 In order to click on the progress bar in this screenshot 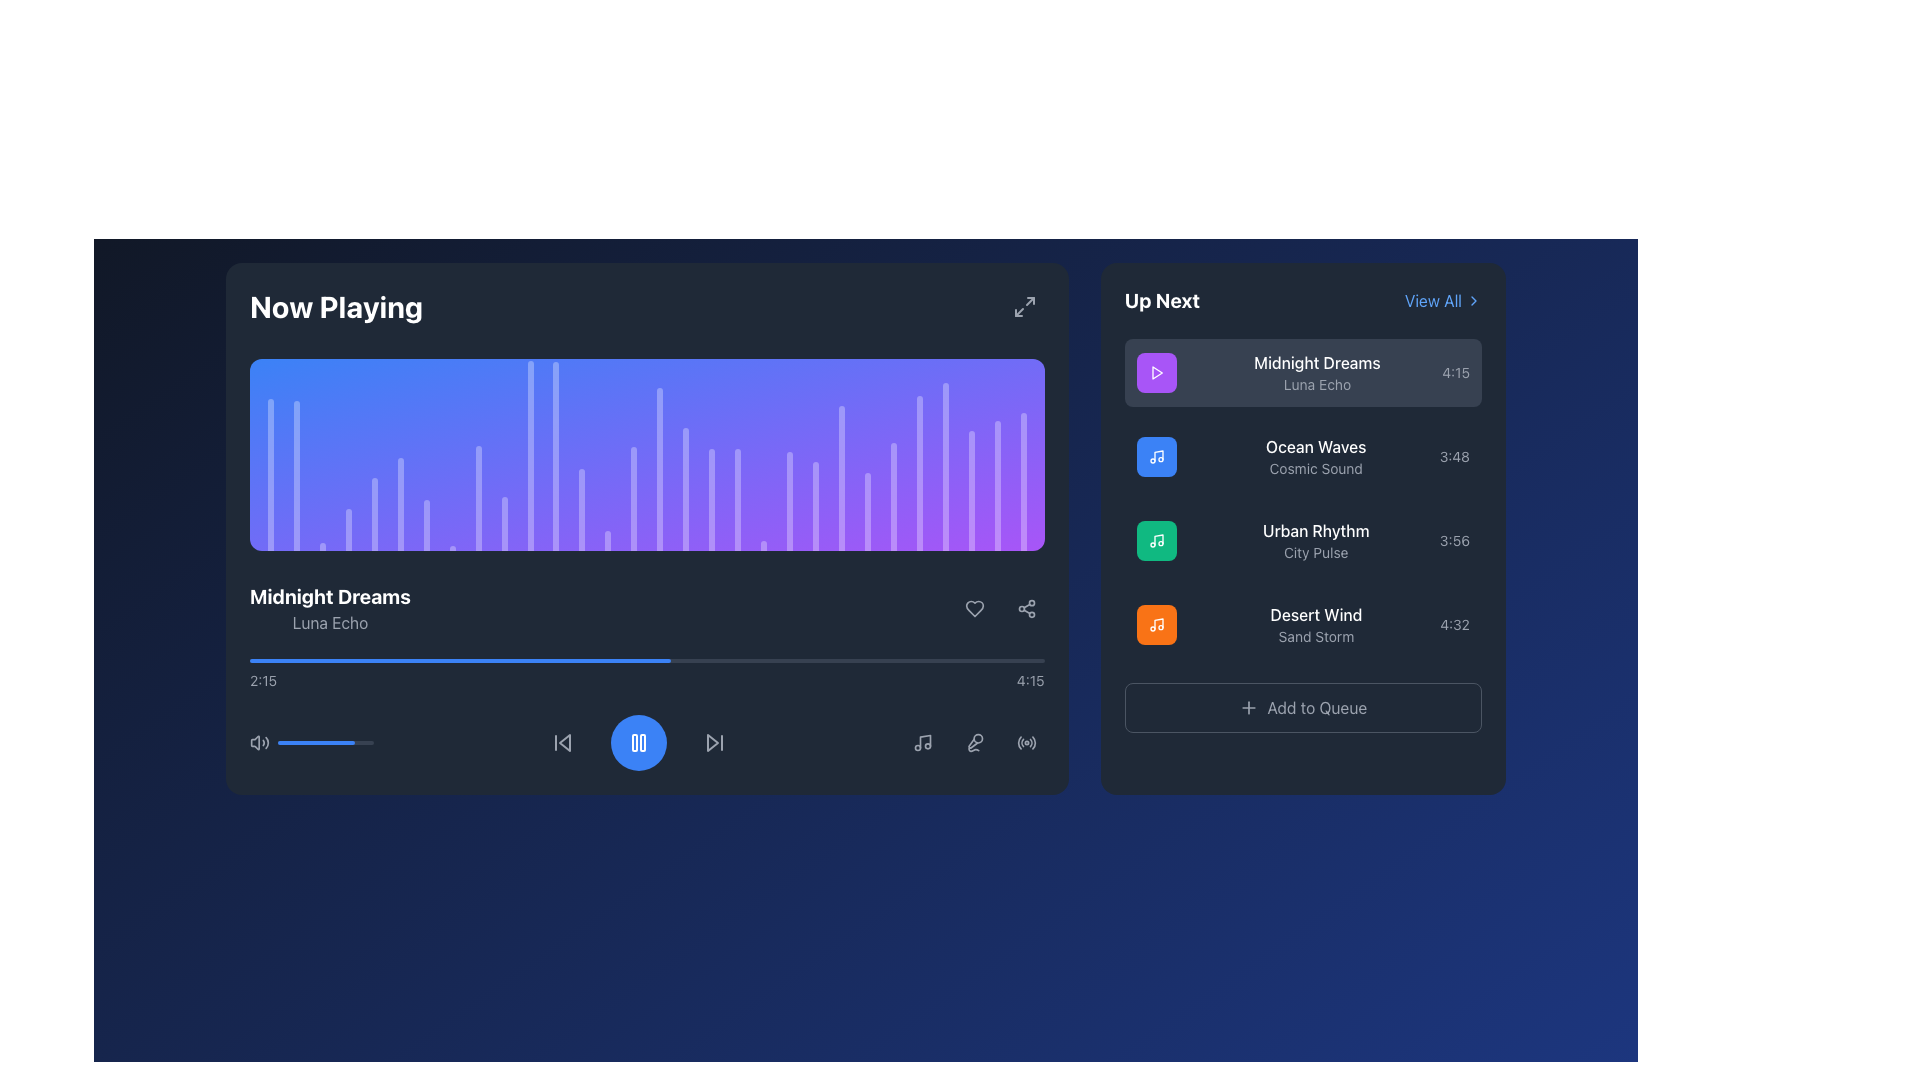, I will do `click(415, 660)`.